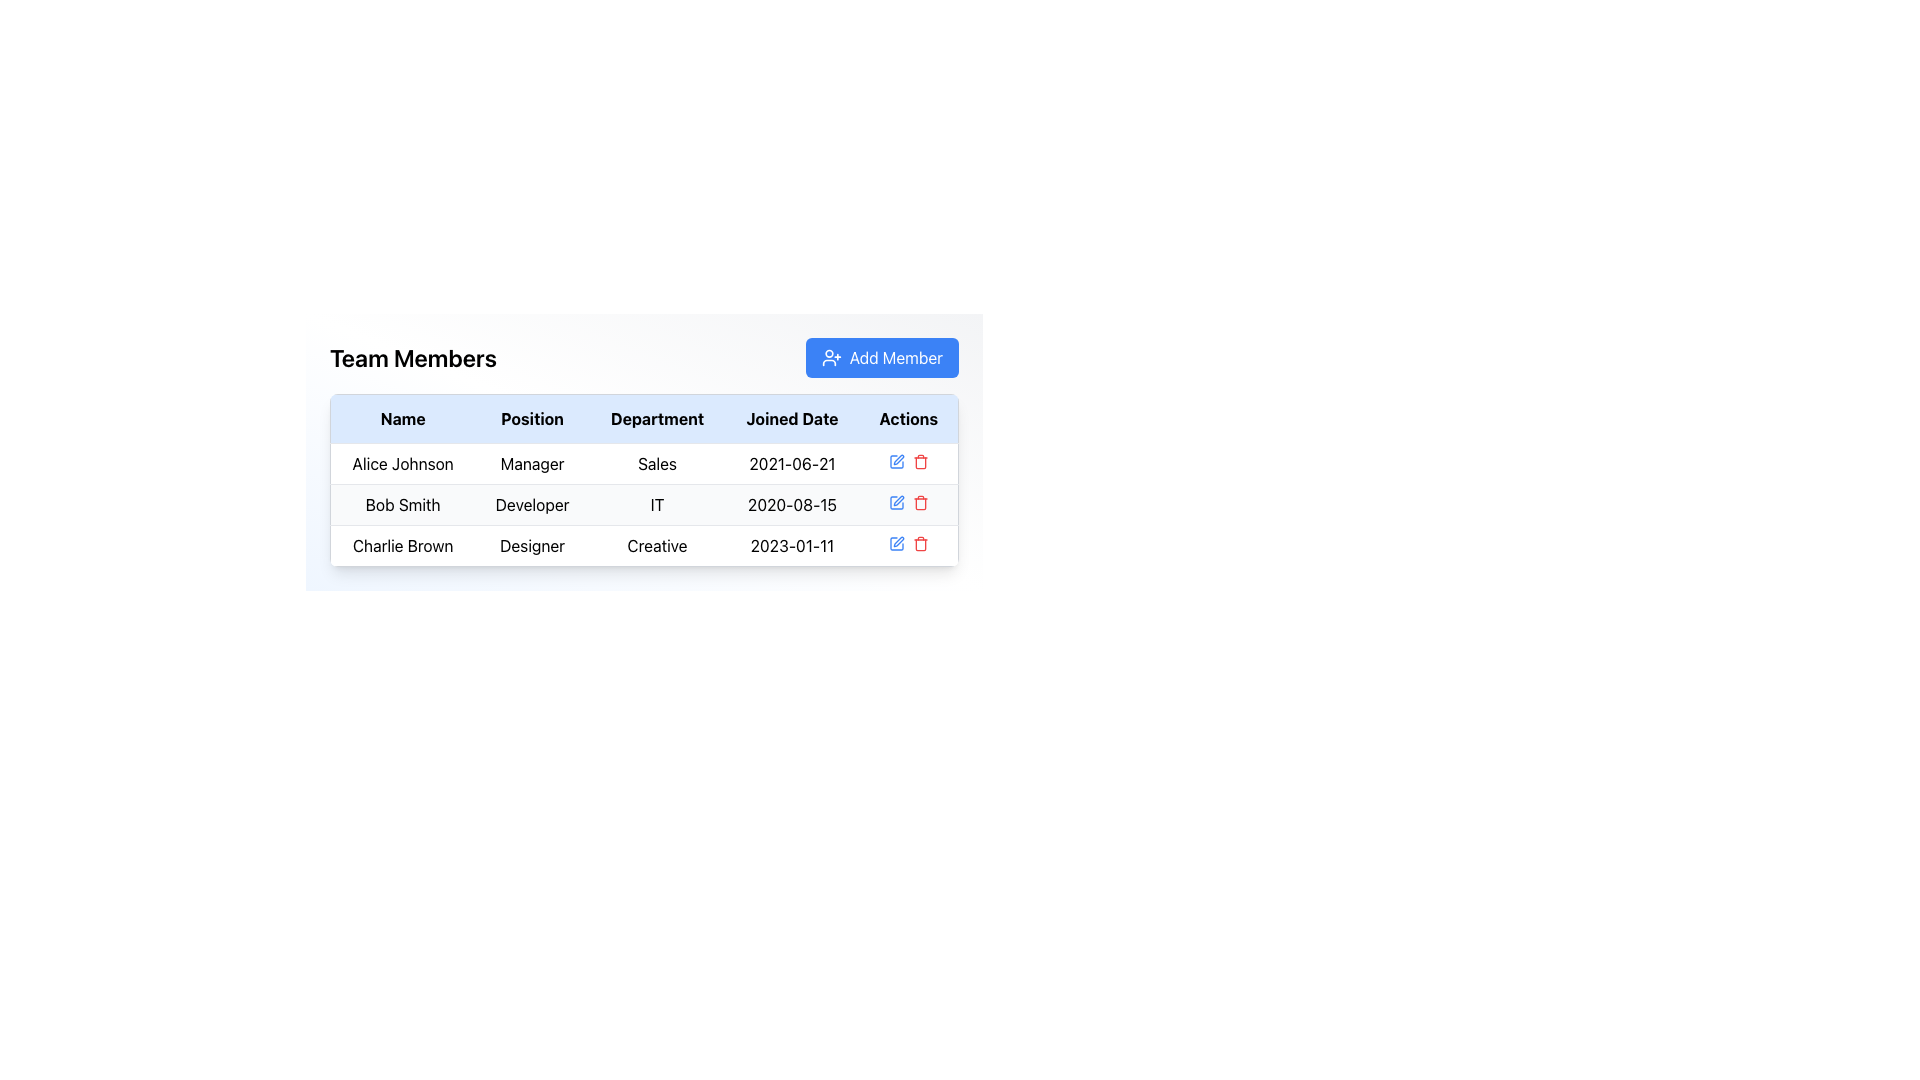 This screenshot has height=1080, width=1920. I want to click on the second row of the team member management table, so click(644, 504).